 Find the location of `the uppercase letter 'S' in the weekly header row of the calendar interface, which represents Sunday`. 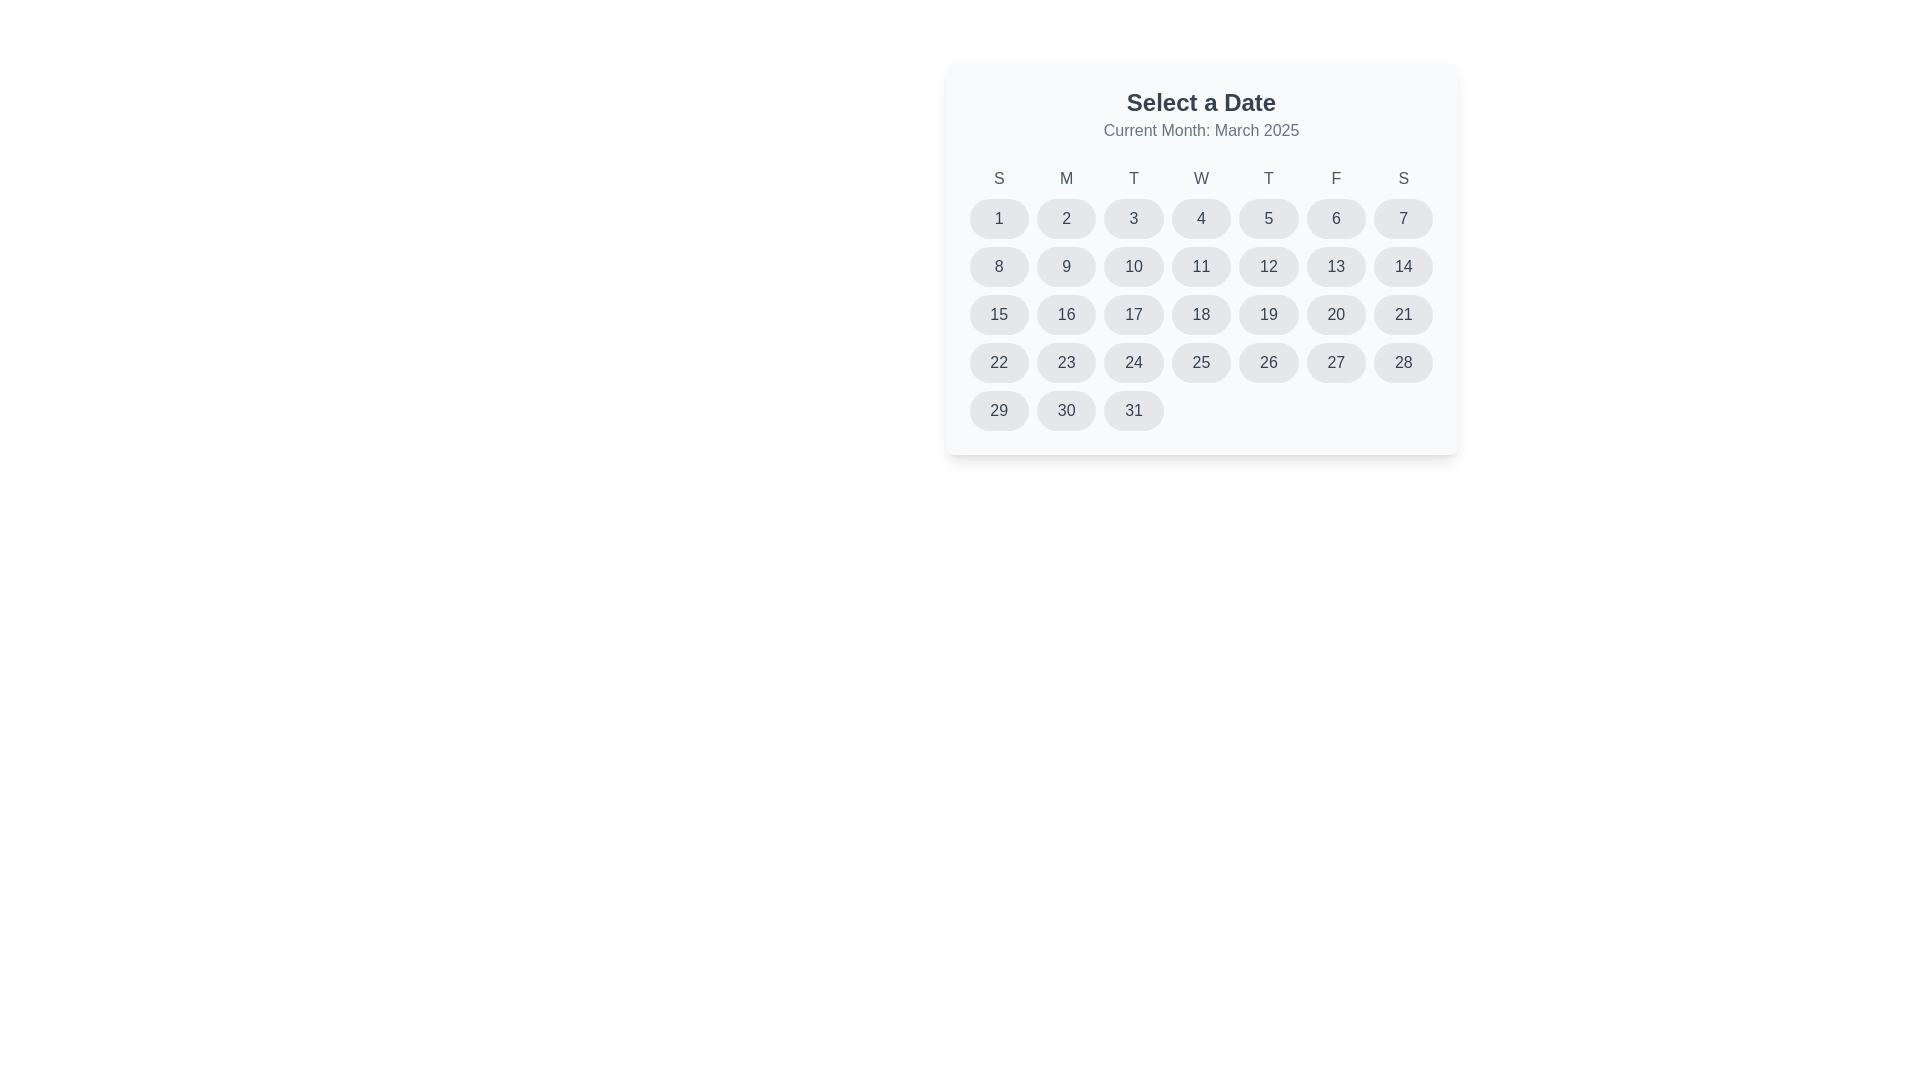

the uppercase letter 'S' in the weekly header row of the calendar interface, which represents Sunday is located at coordinates (999, 177).